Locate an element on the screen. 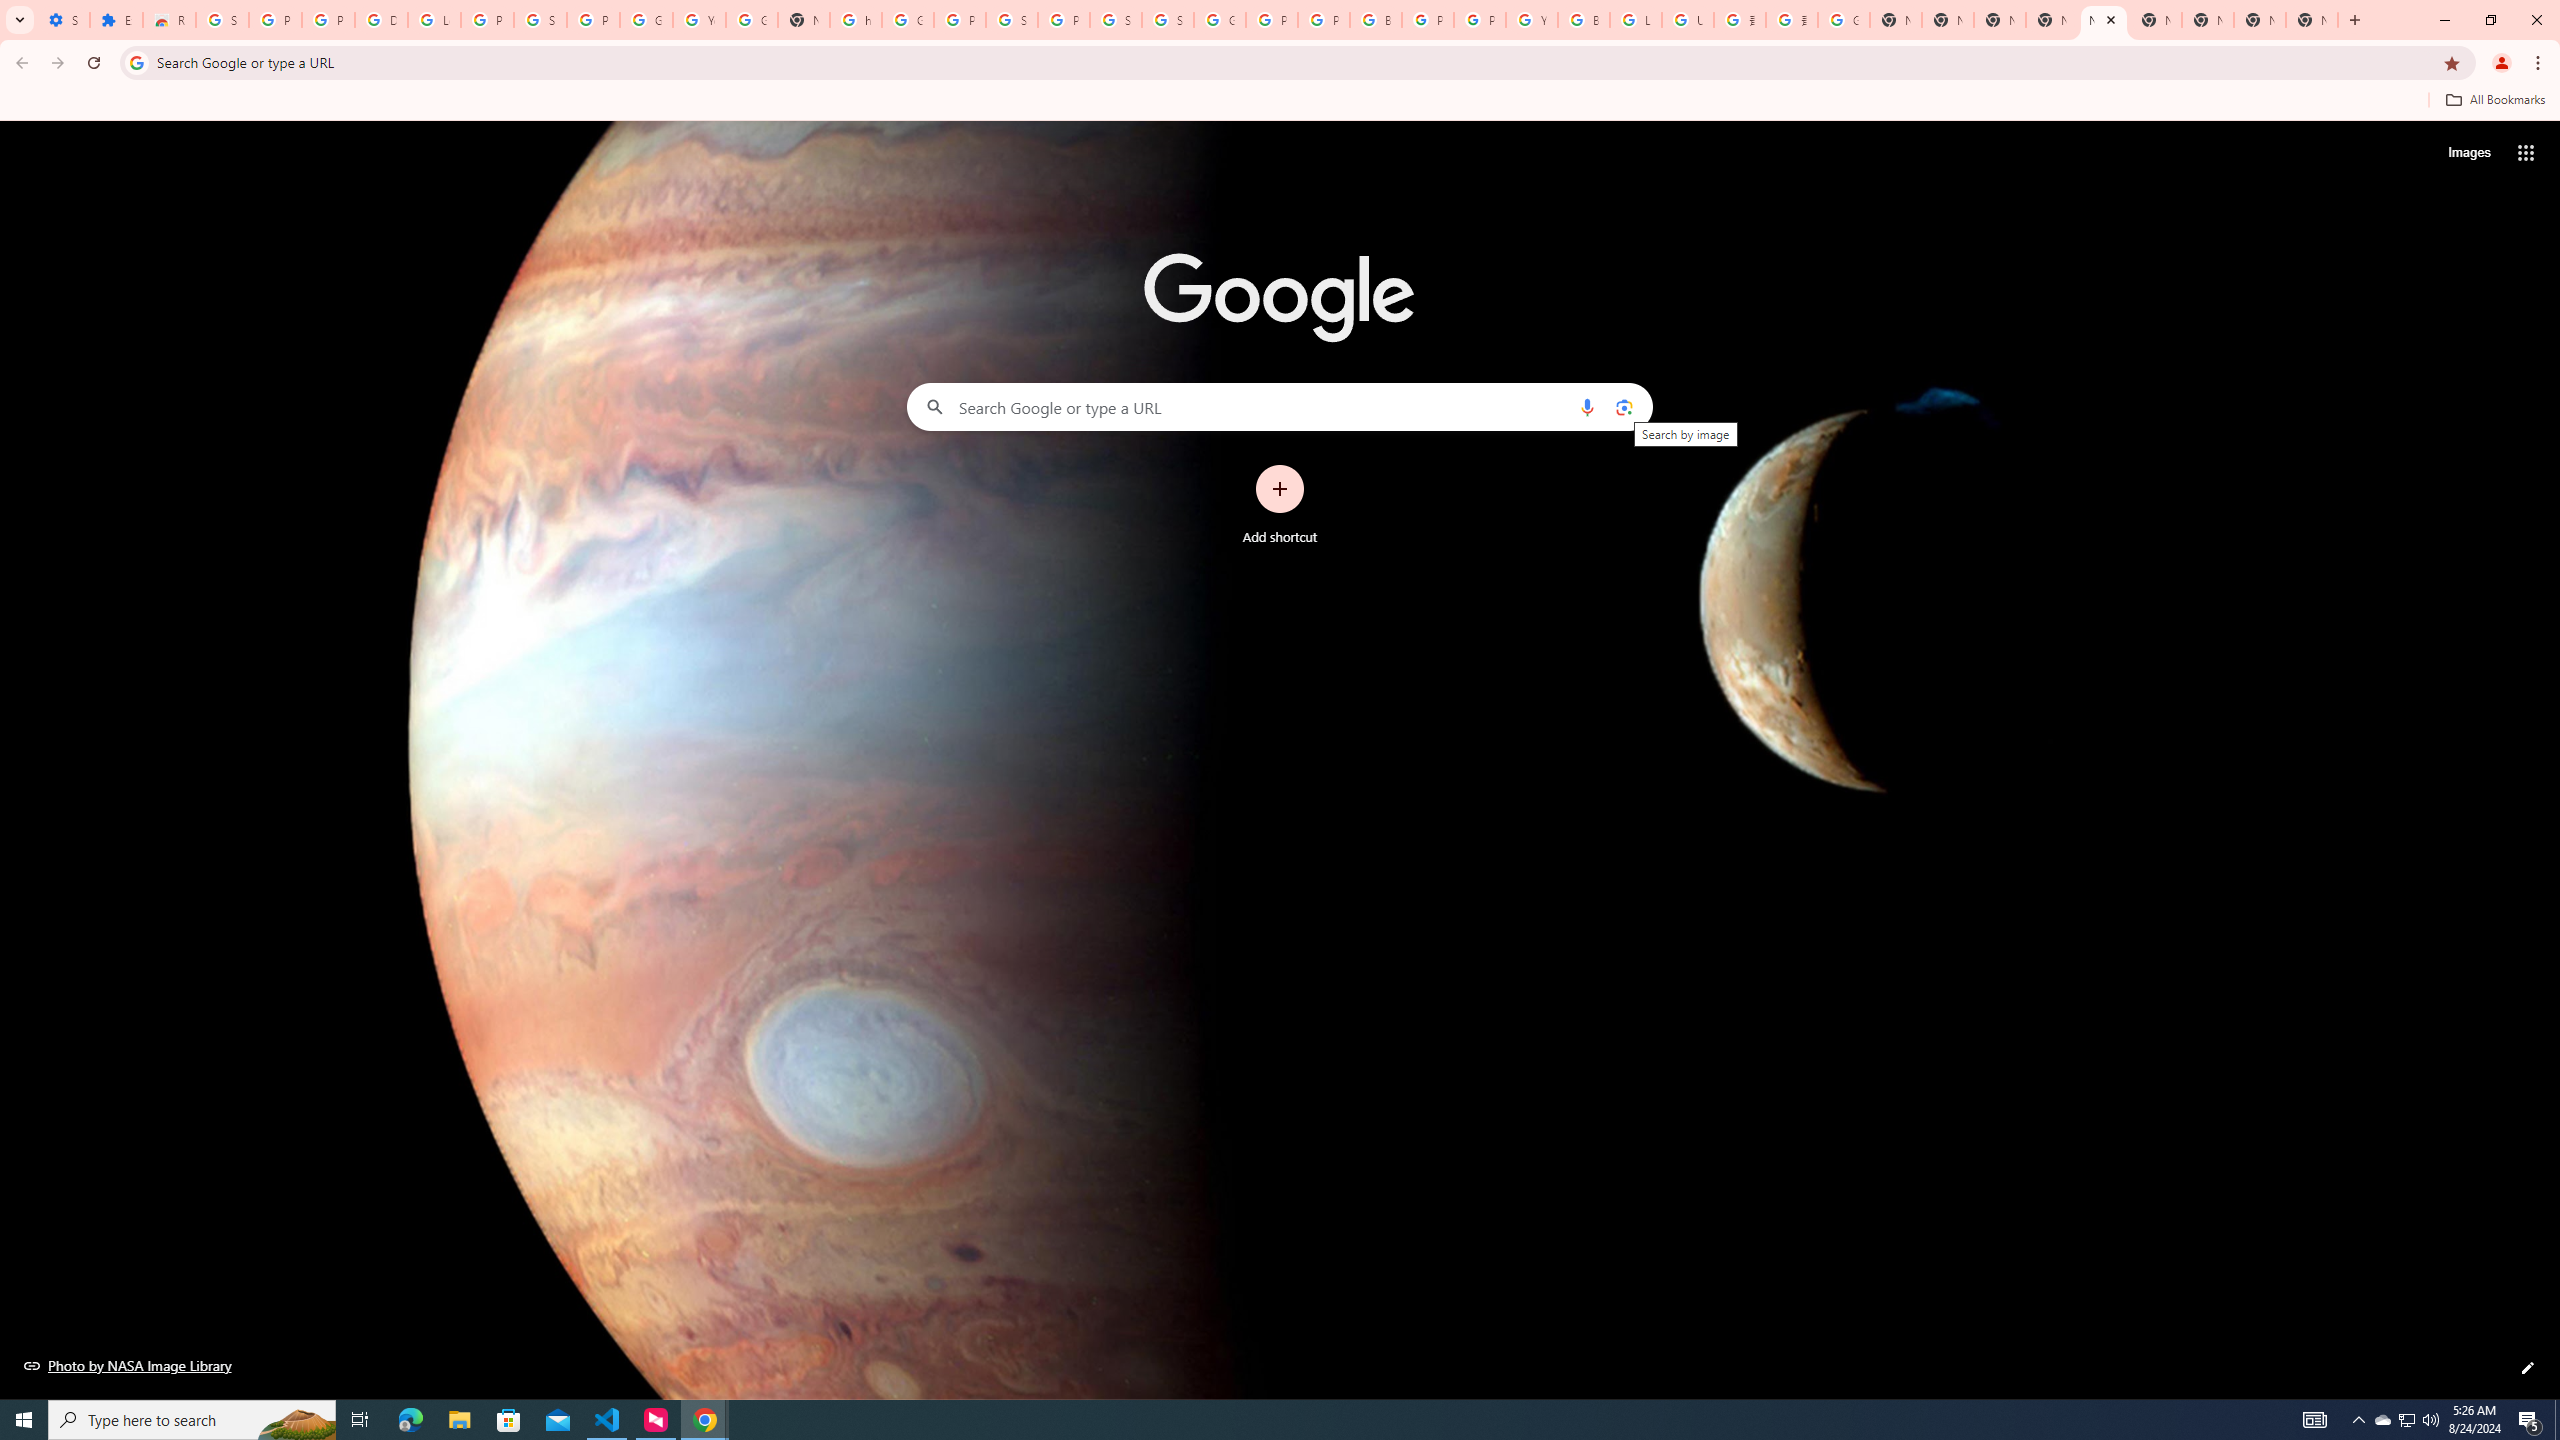  'Privacy Help Center - Policies Help' is located at coordinates (1271, 19).